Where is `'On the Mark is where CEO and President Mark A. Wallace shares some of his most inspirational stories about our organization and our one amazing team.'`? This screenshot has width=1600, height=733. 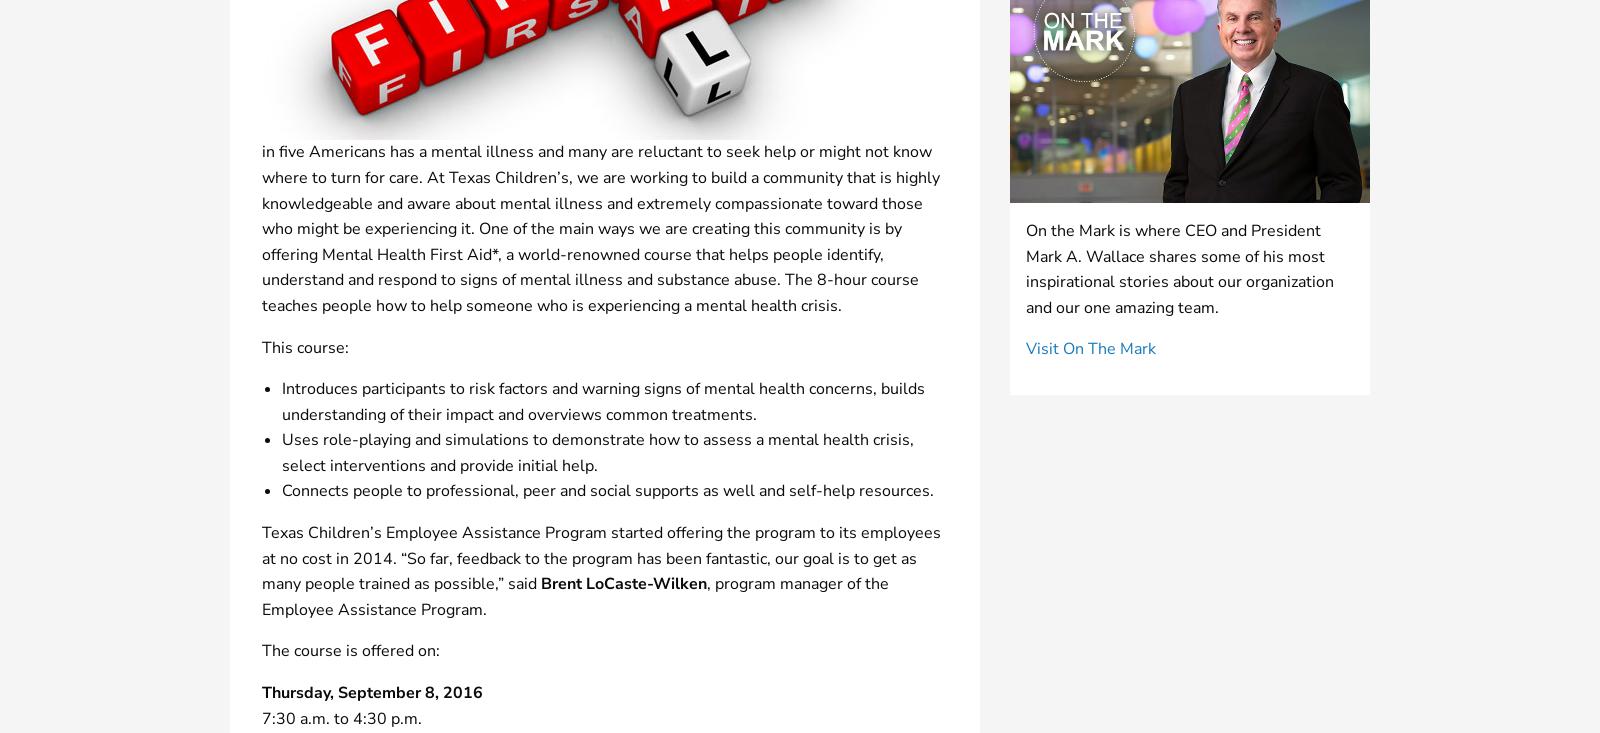 'On the Mark is where CEO and President Mark A. Wallace shares some of his most inspirational stories about our organization and our one amazing team.' is located at coordinates (1180, 268).